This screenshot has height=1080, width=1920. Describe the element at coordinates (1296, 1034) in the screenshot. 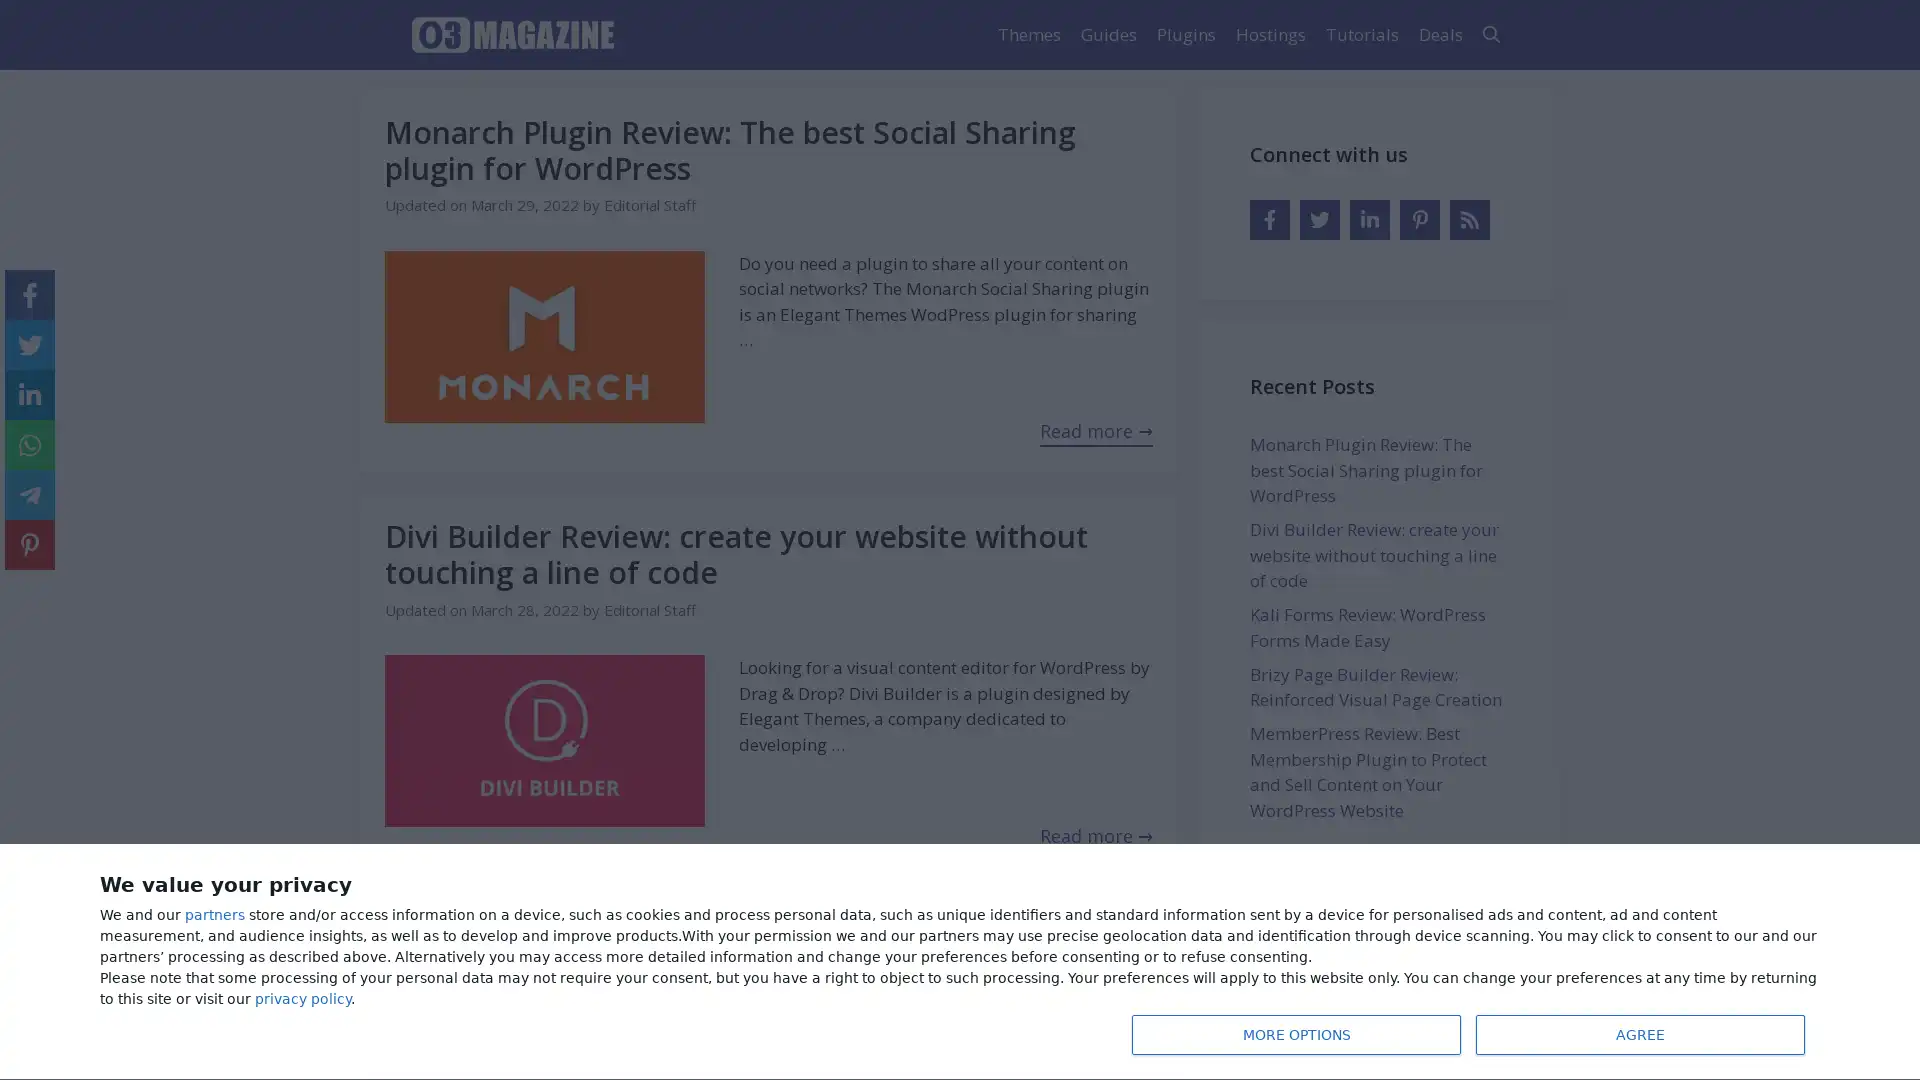

I see `MORE OPTIONS` at that location.